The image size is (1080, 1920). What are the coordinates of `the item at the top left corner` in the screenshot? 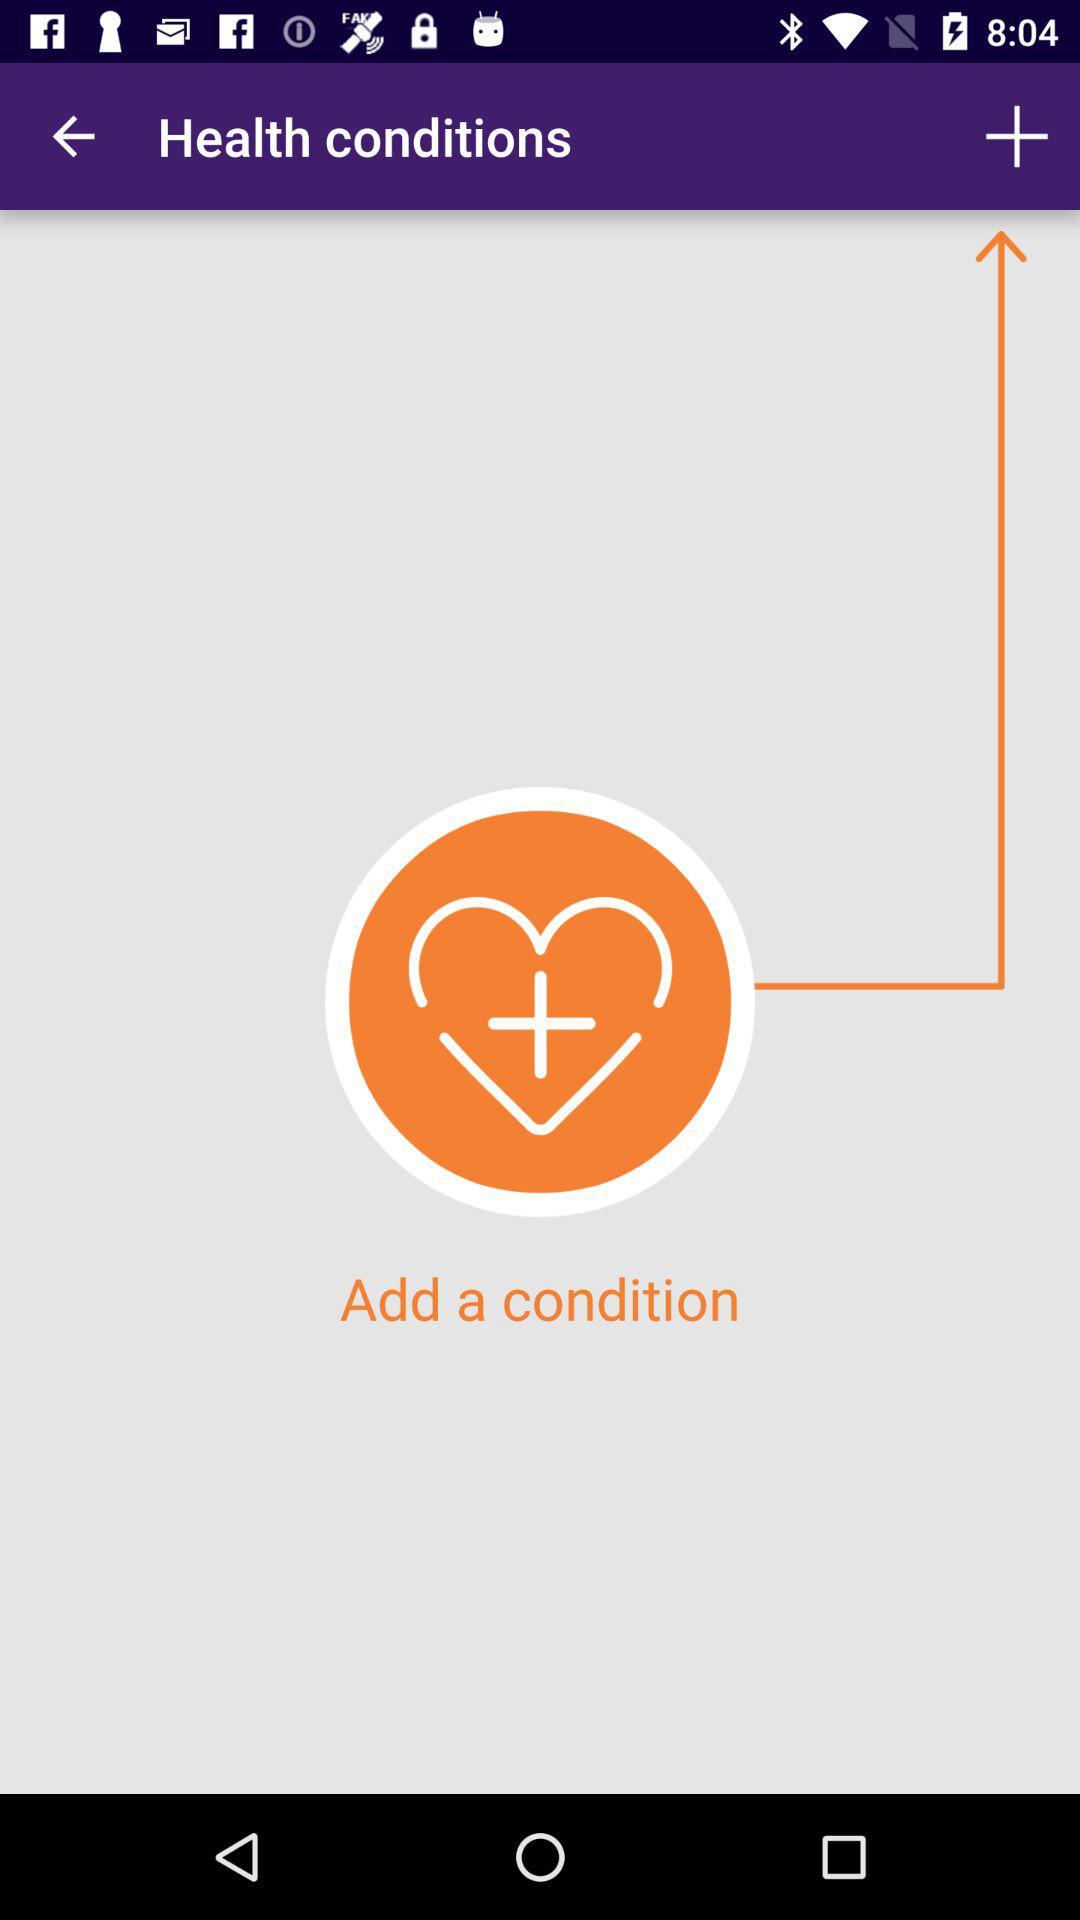 It's located at (72, 135).